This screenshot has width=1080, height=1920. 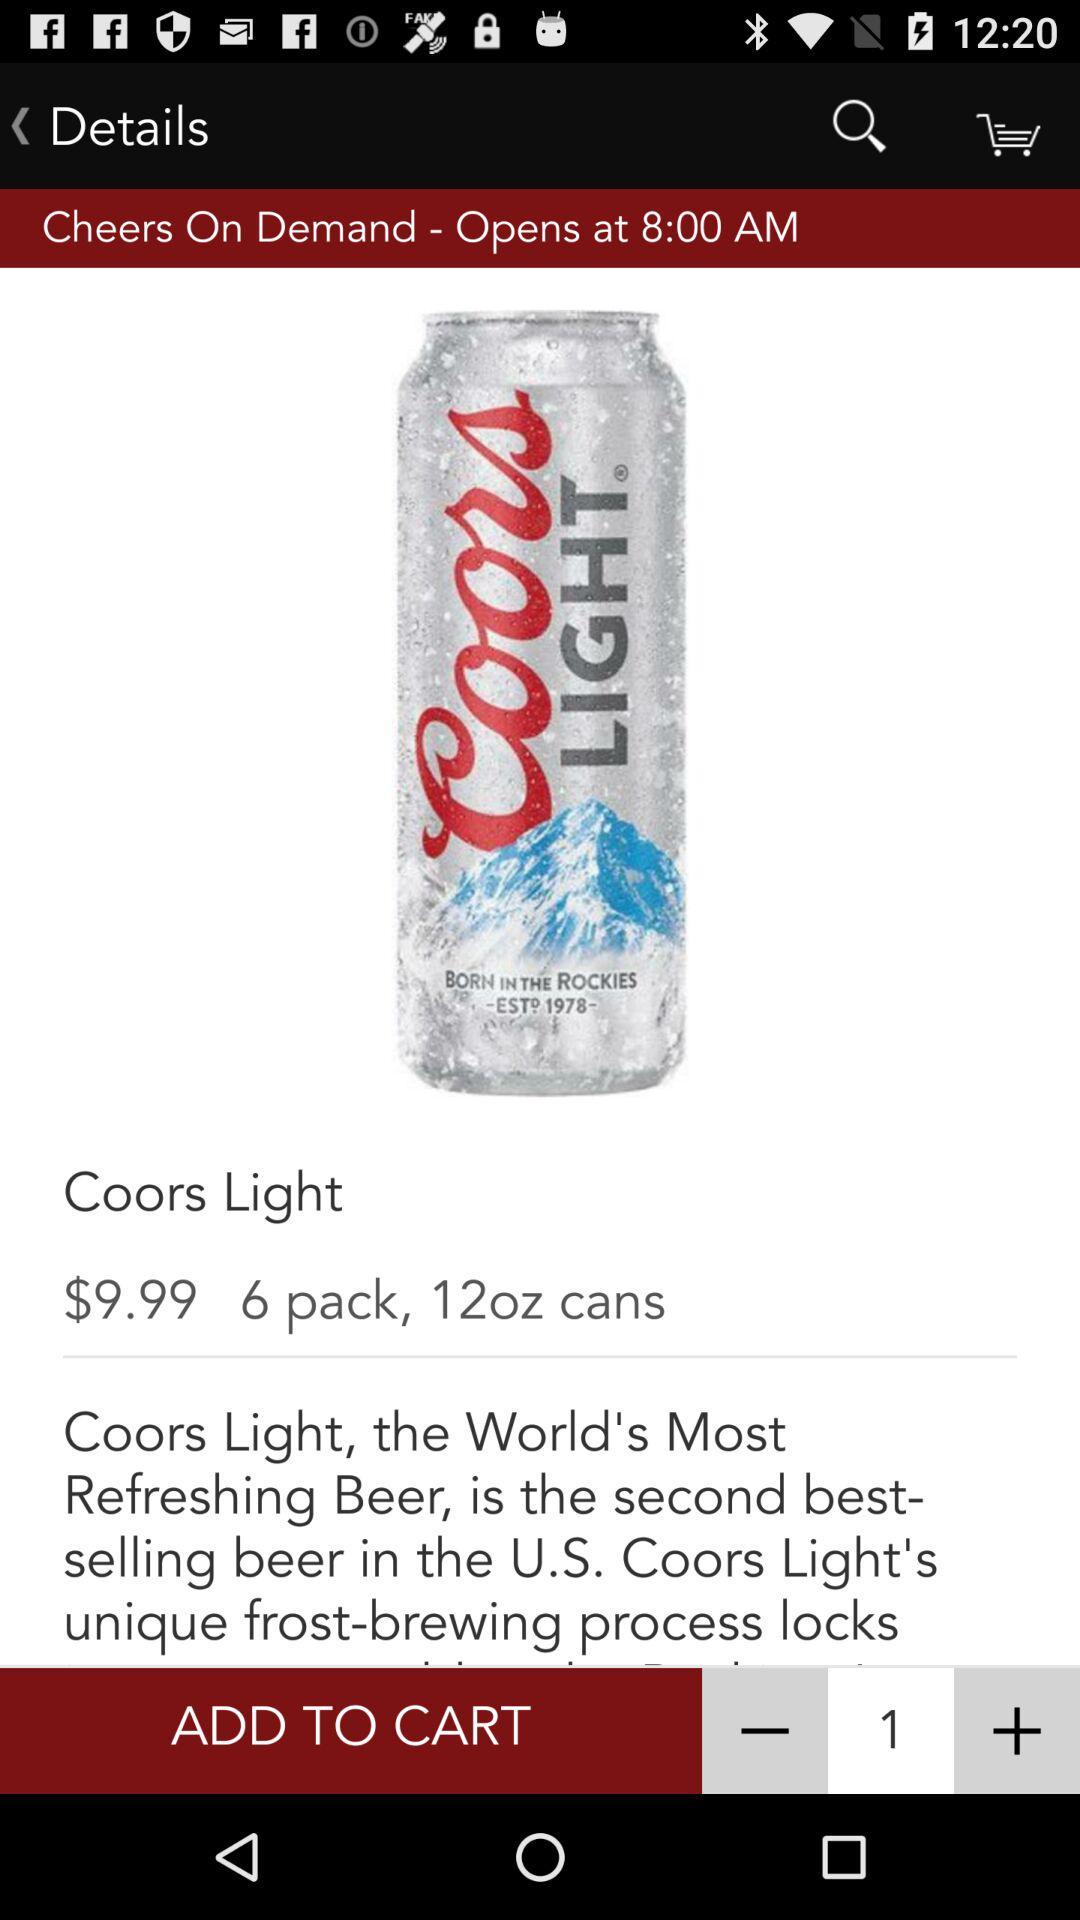 I want to click on basket, so click(x=1006, y=124).